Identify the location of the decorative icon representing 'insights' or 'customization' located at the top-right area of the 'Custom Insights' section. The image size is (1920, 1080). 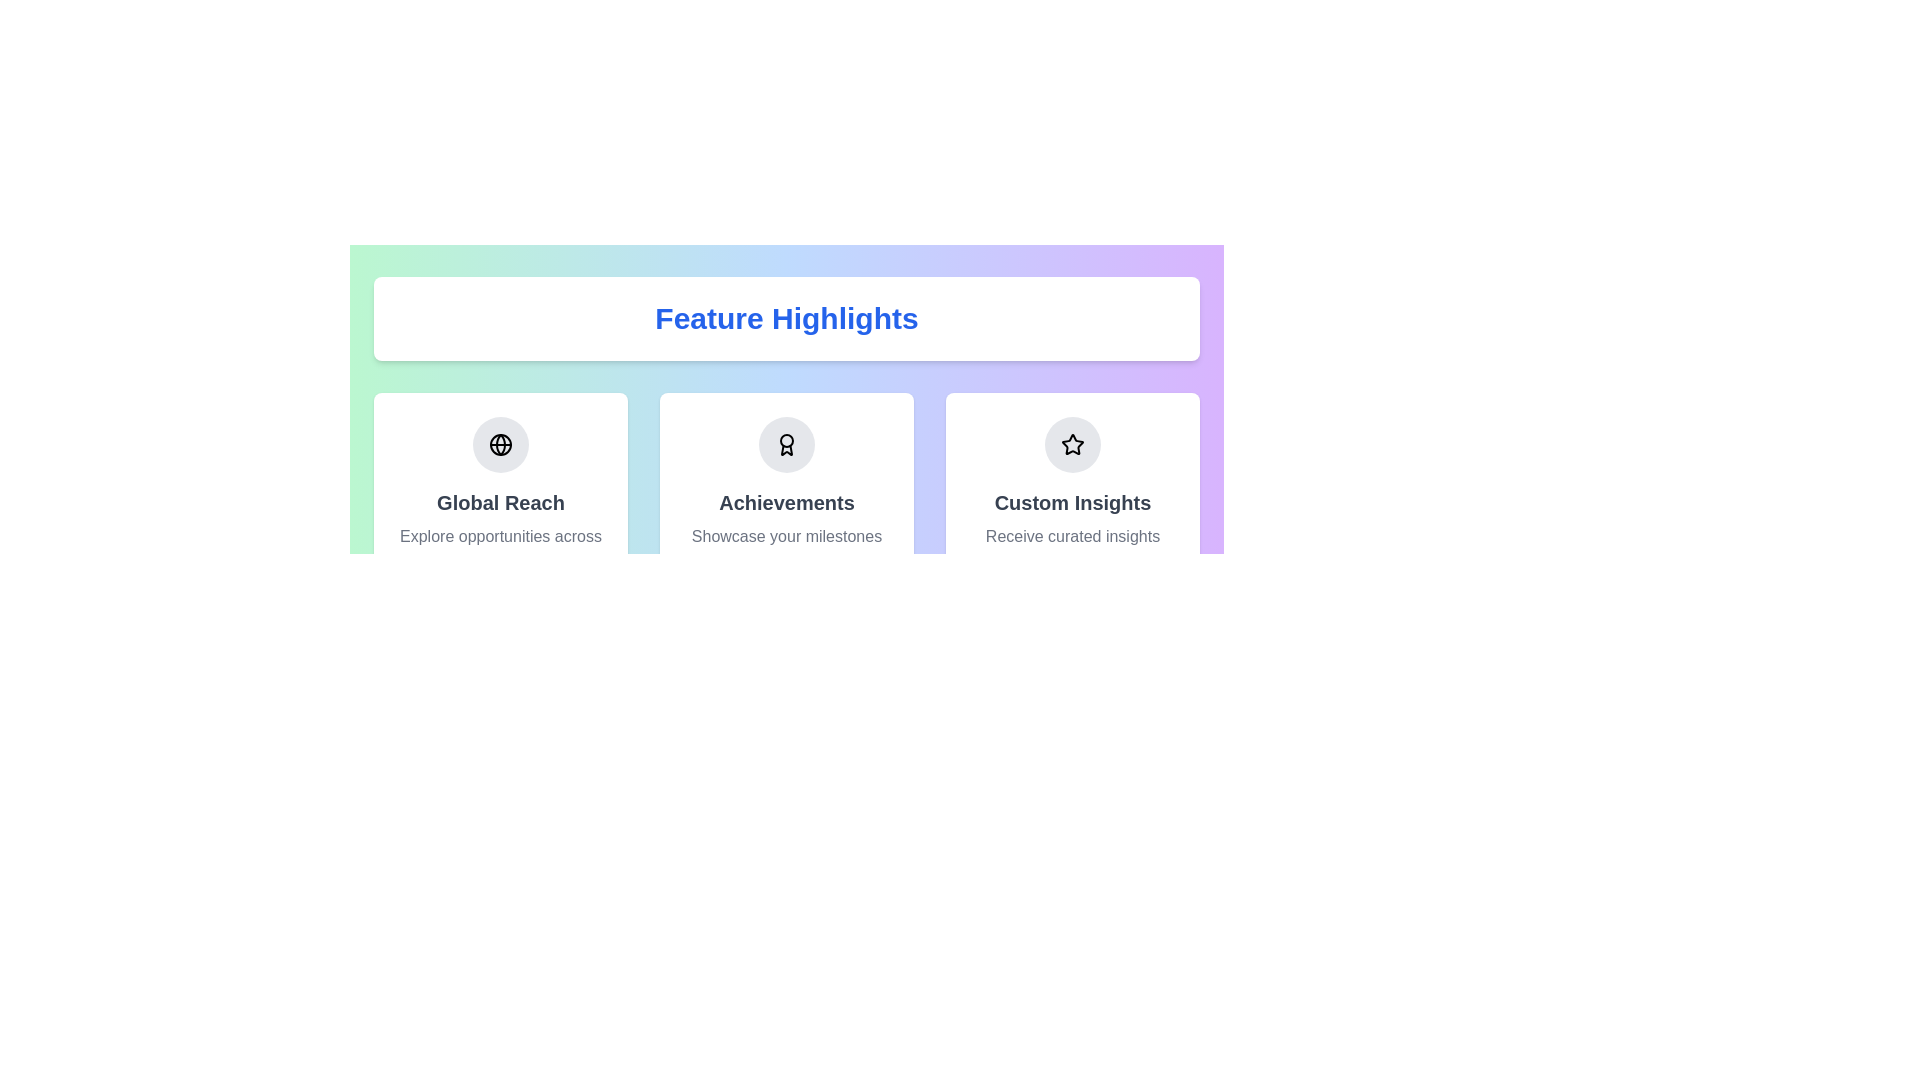
(1072, 443).